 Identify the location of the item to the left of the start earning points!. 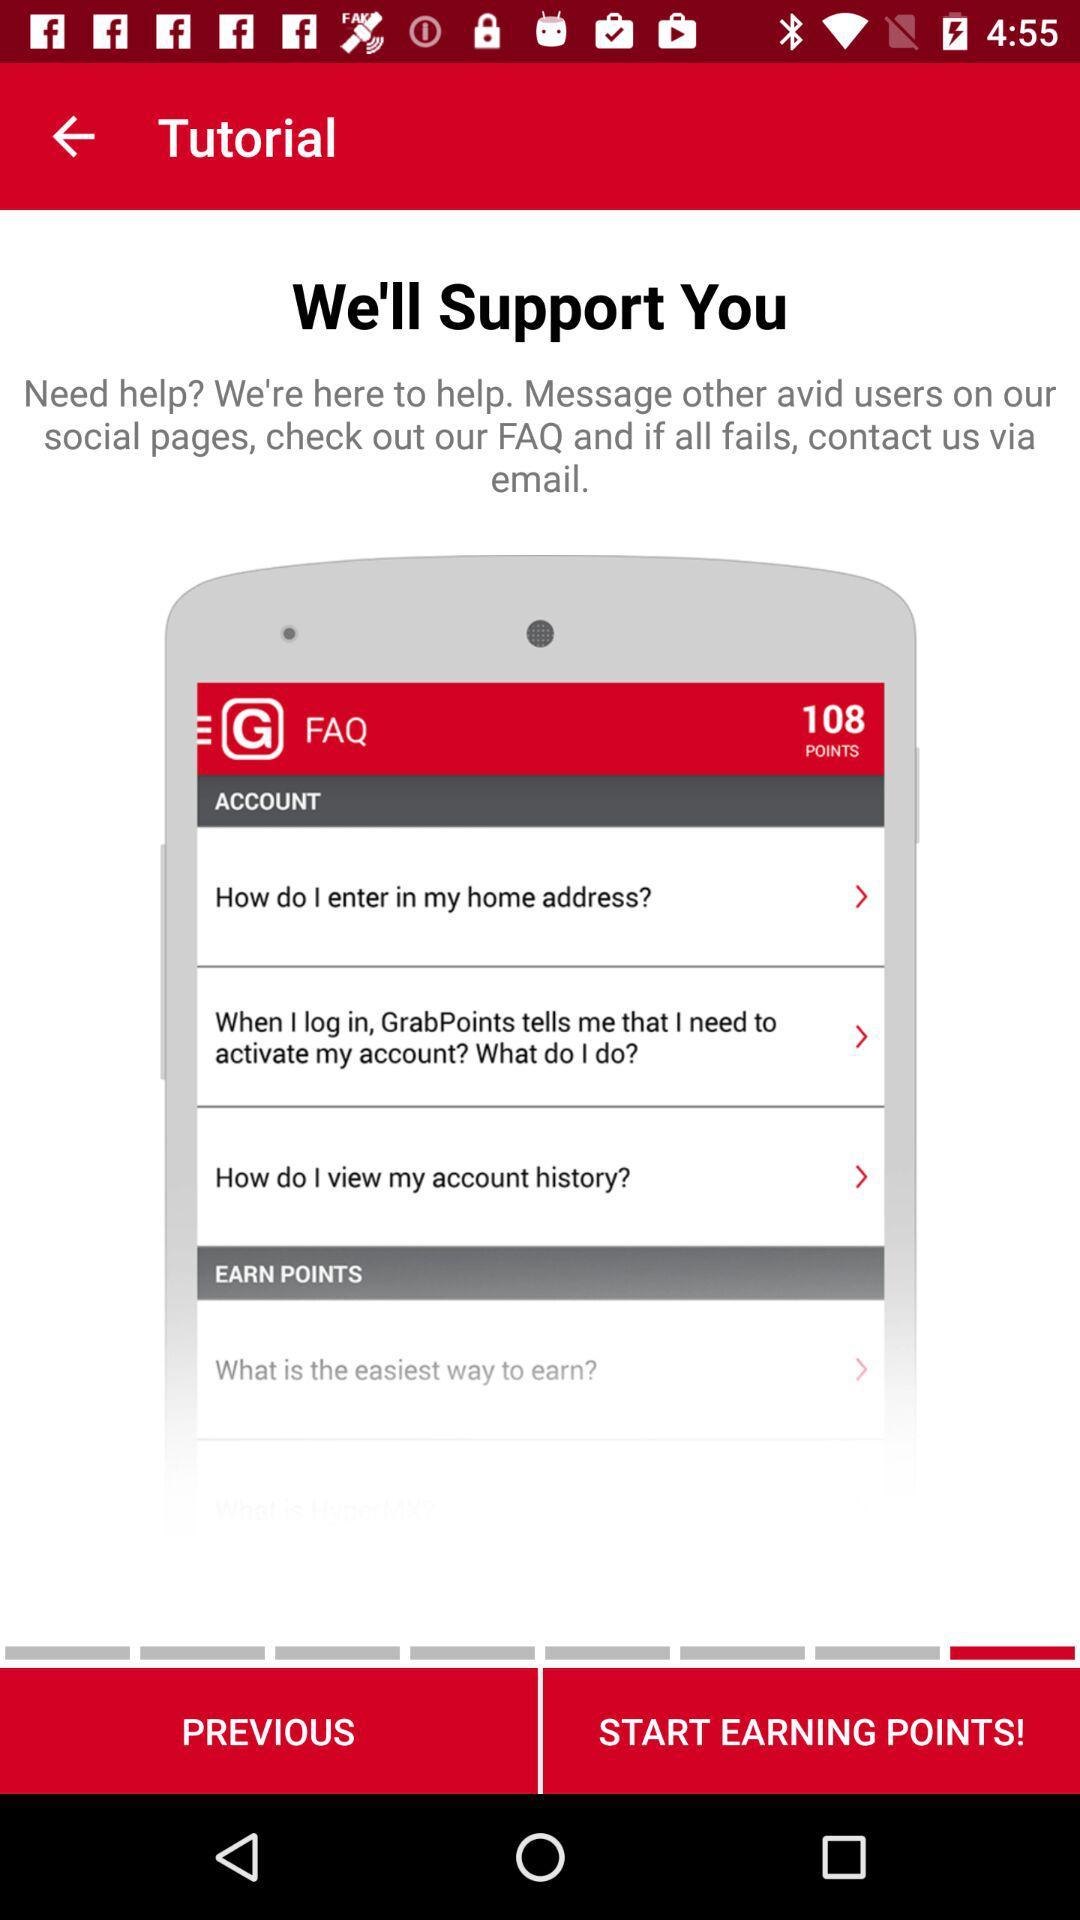
(267, 1730).